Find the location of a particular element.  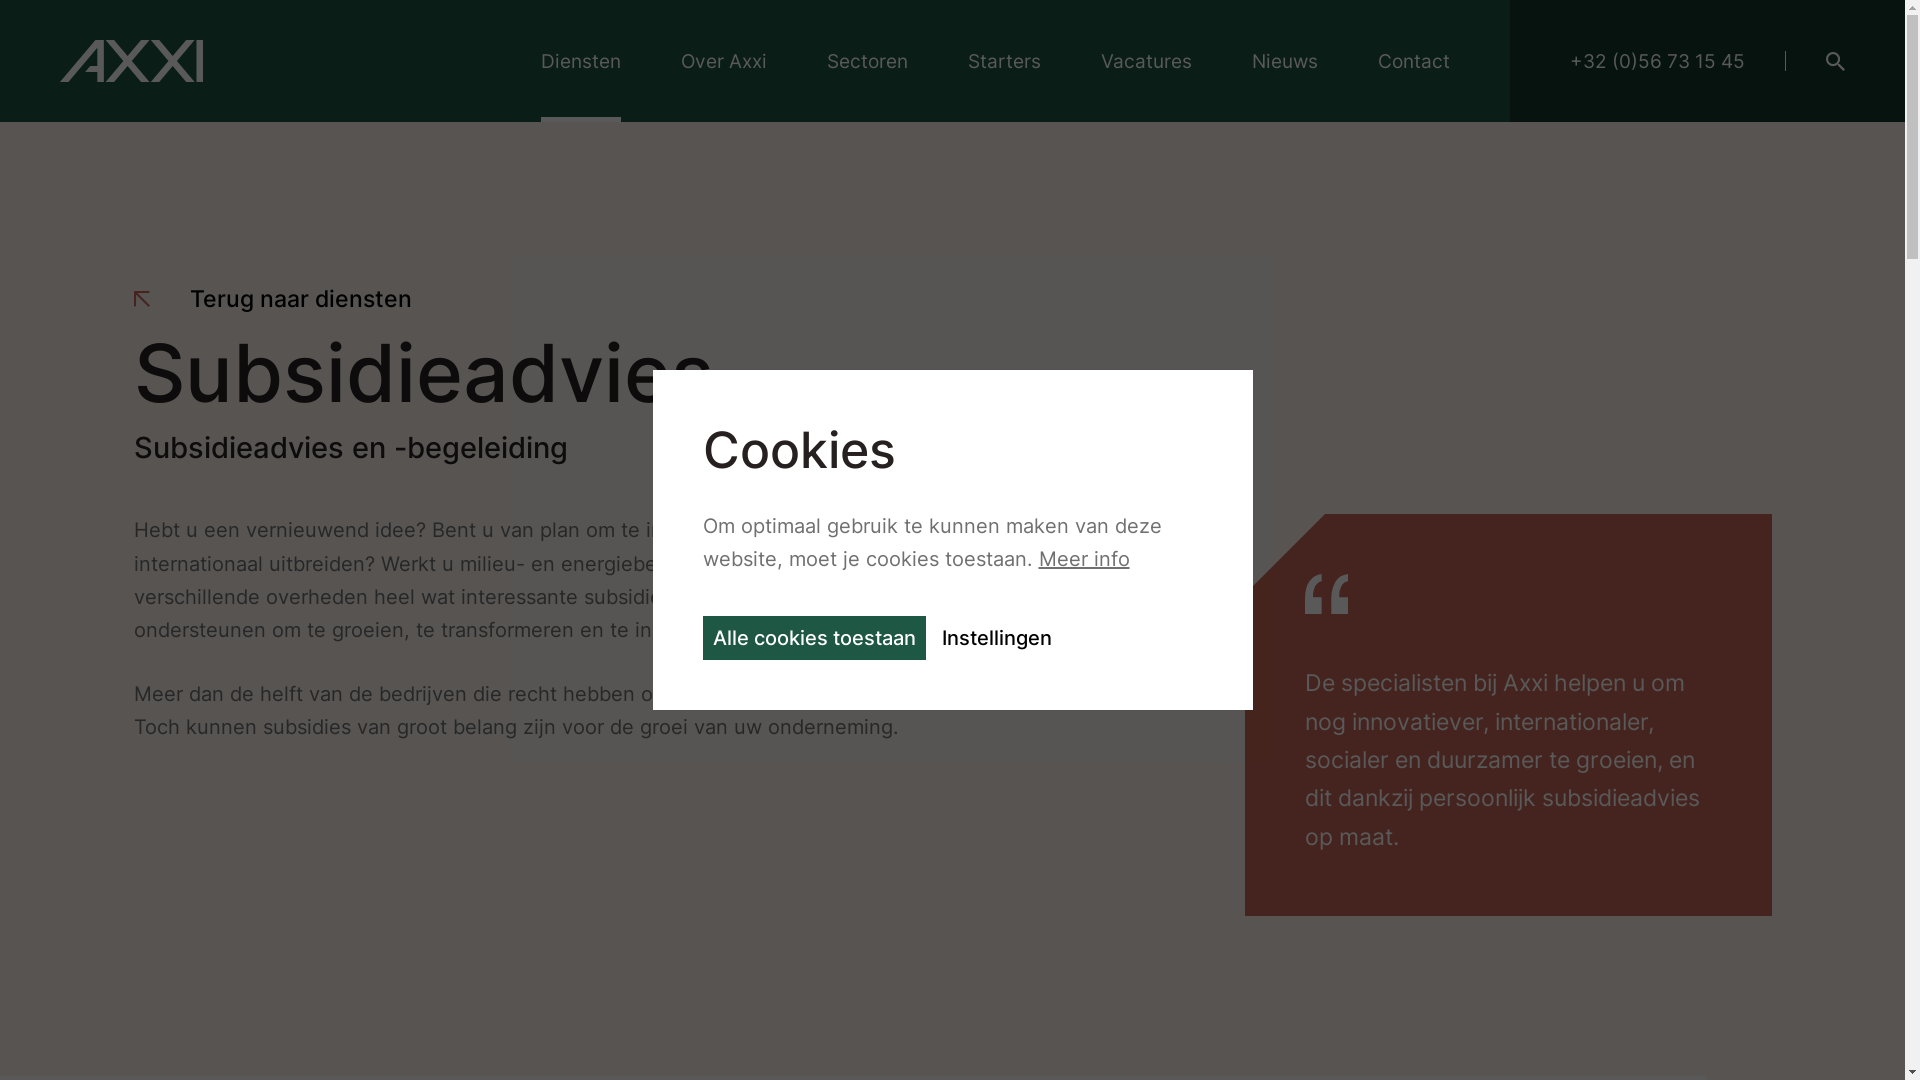

'Terug naar diensten' is located at coordinates (272, 300).